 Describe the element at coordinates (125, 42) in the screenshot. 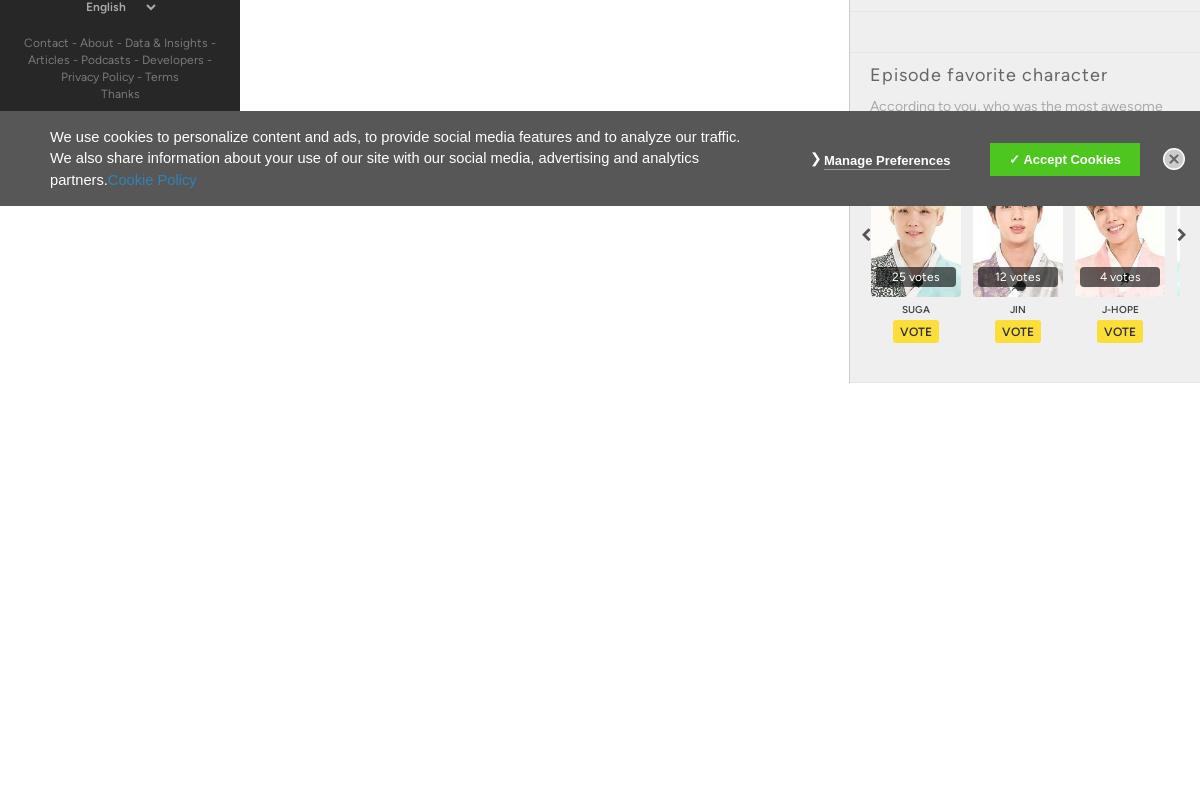

I see `'Data & Insights'` at that location.